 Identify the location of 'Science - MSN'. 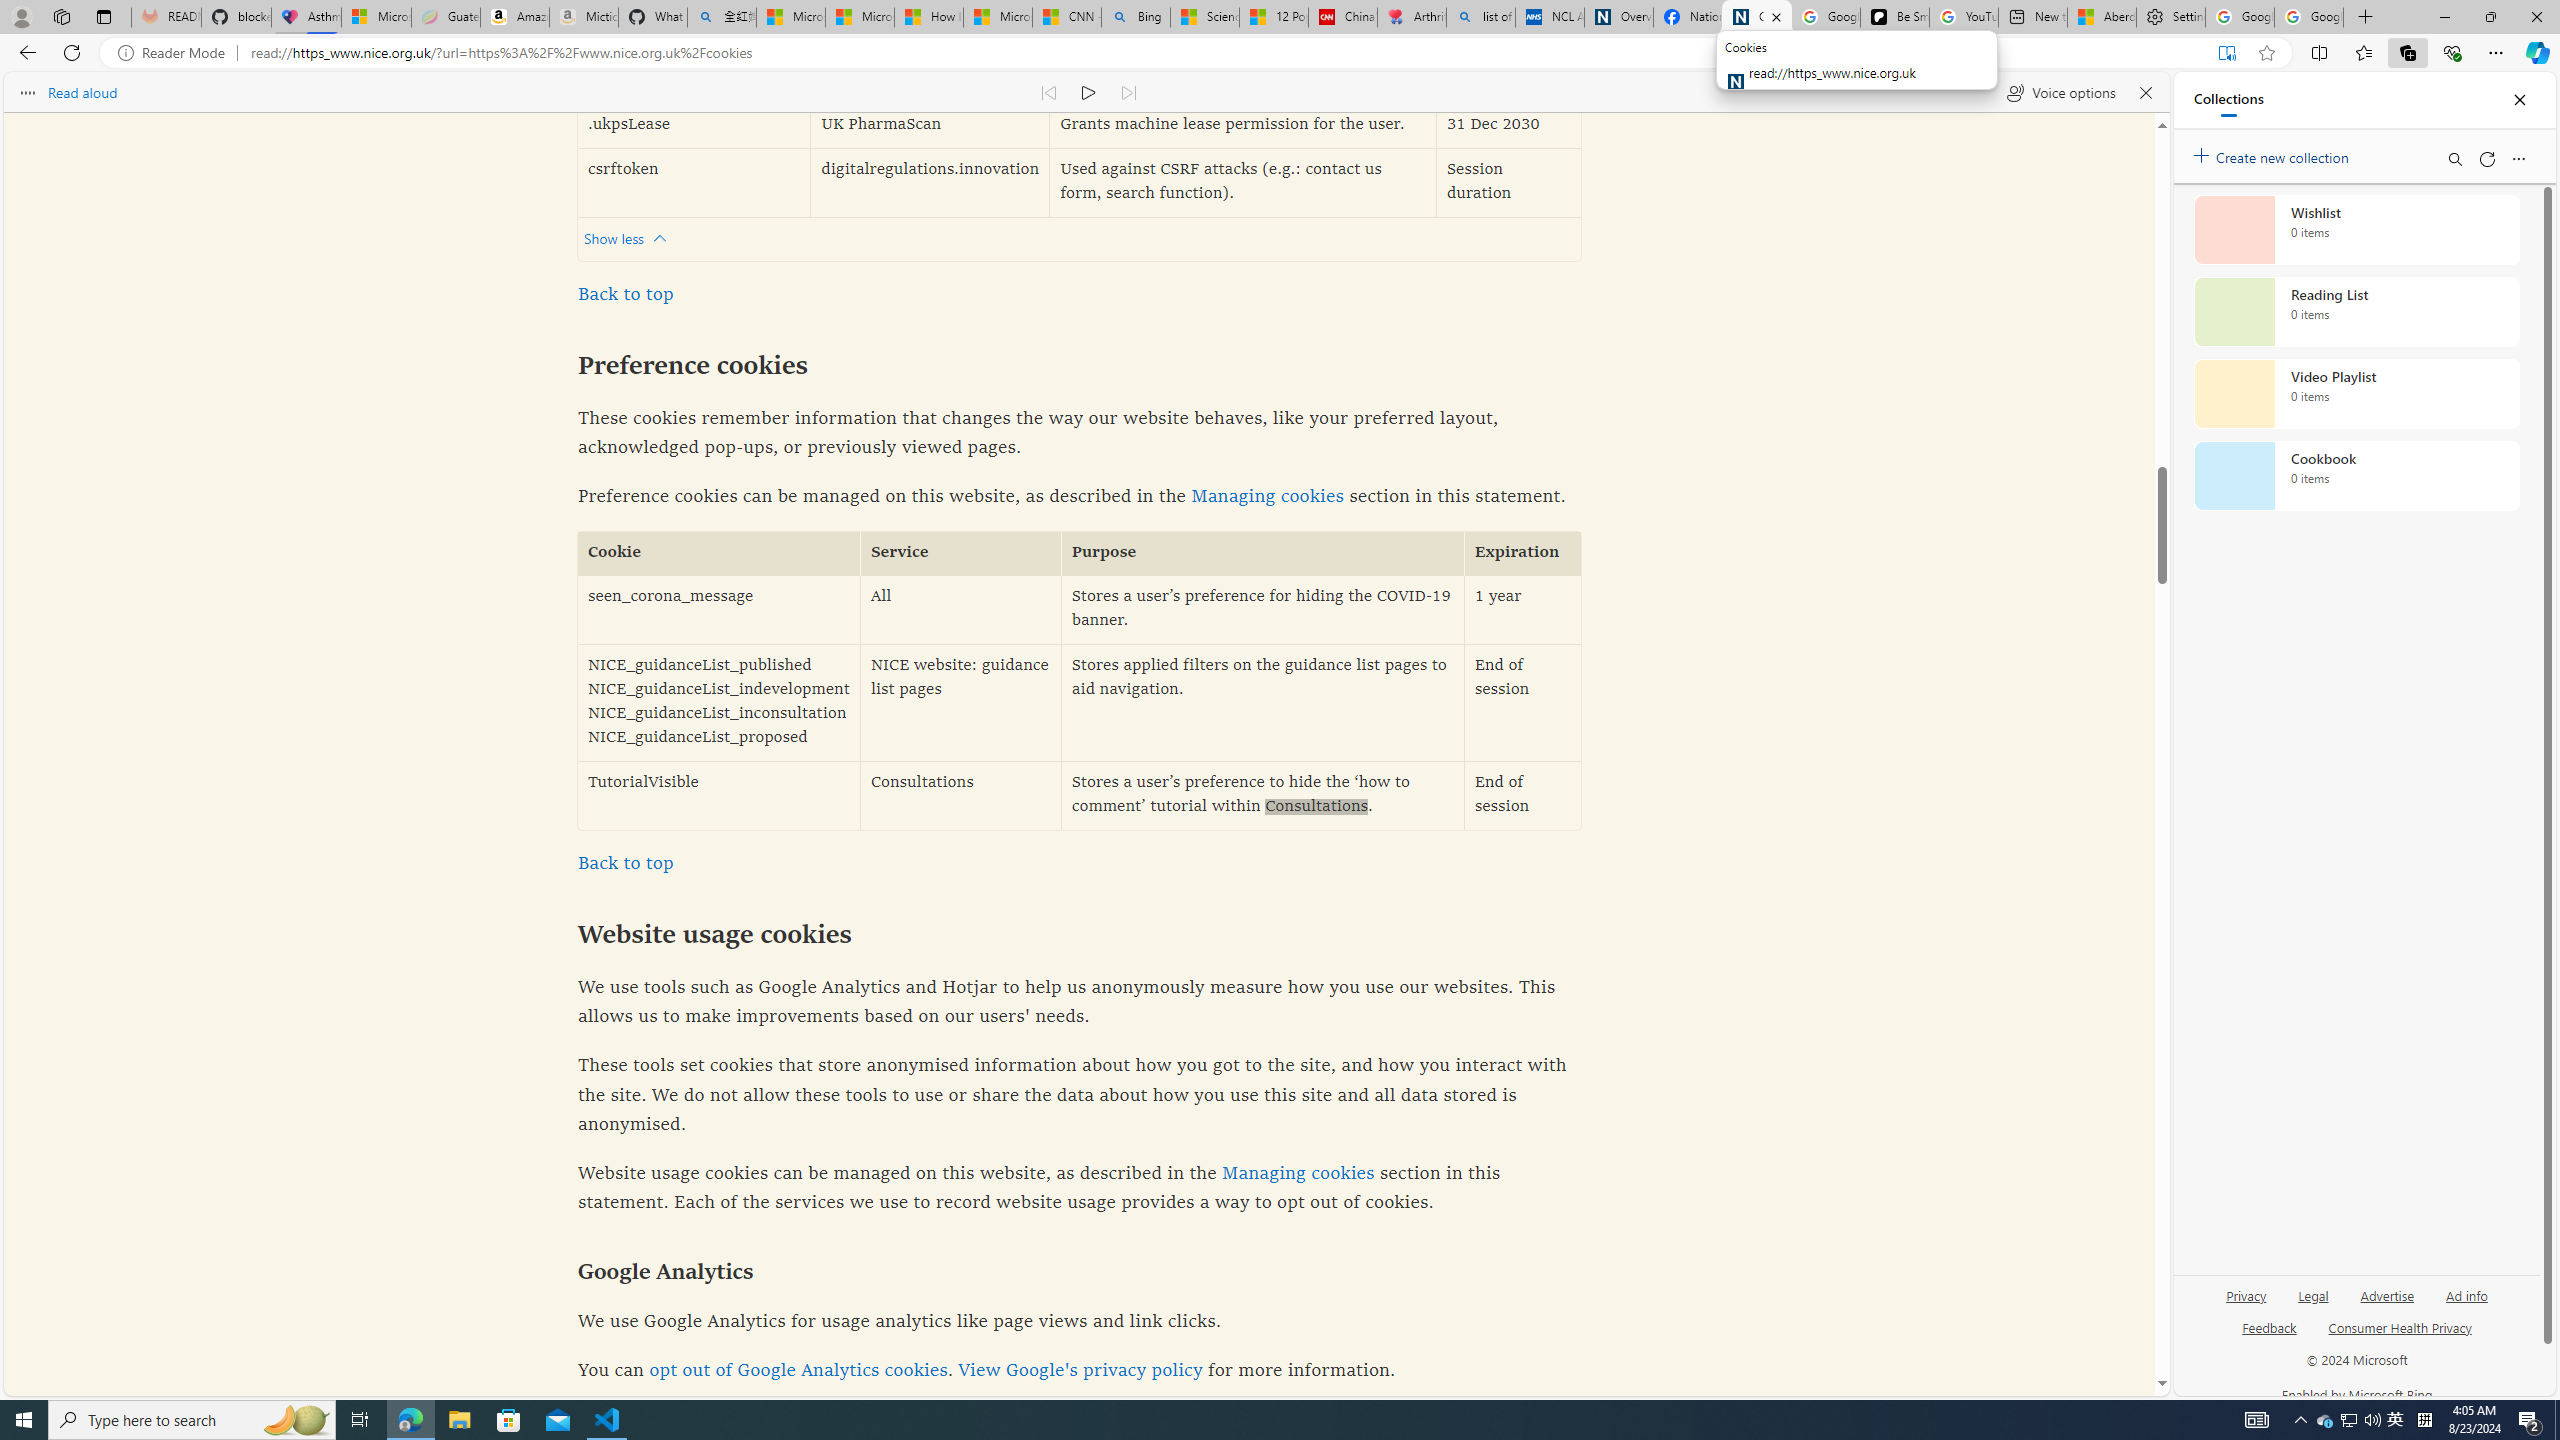
(1204, 16).